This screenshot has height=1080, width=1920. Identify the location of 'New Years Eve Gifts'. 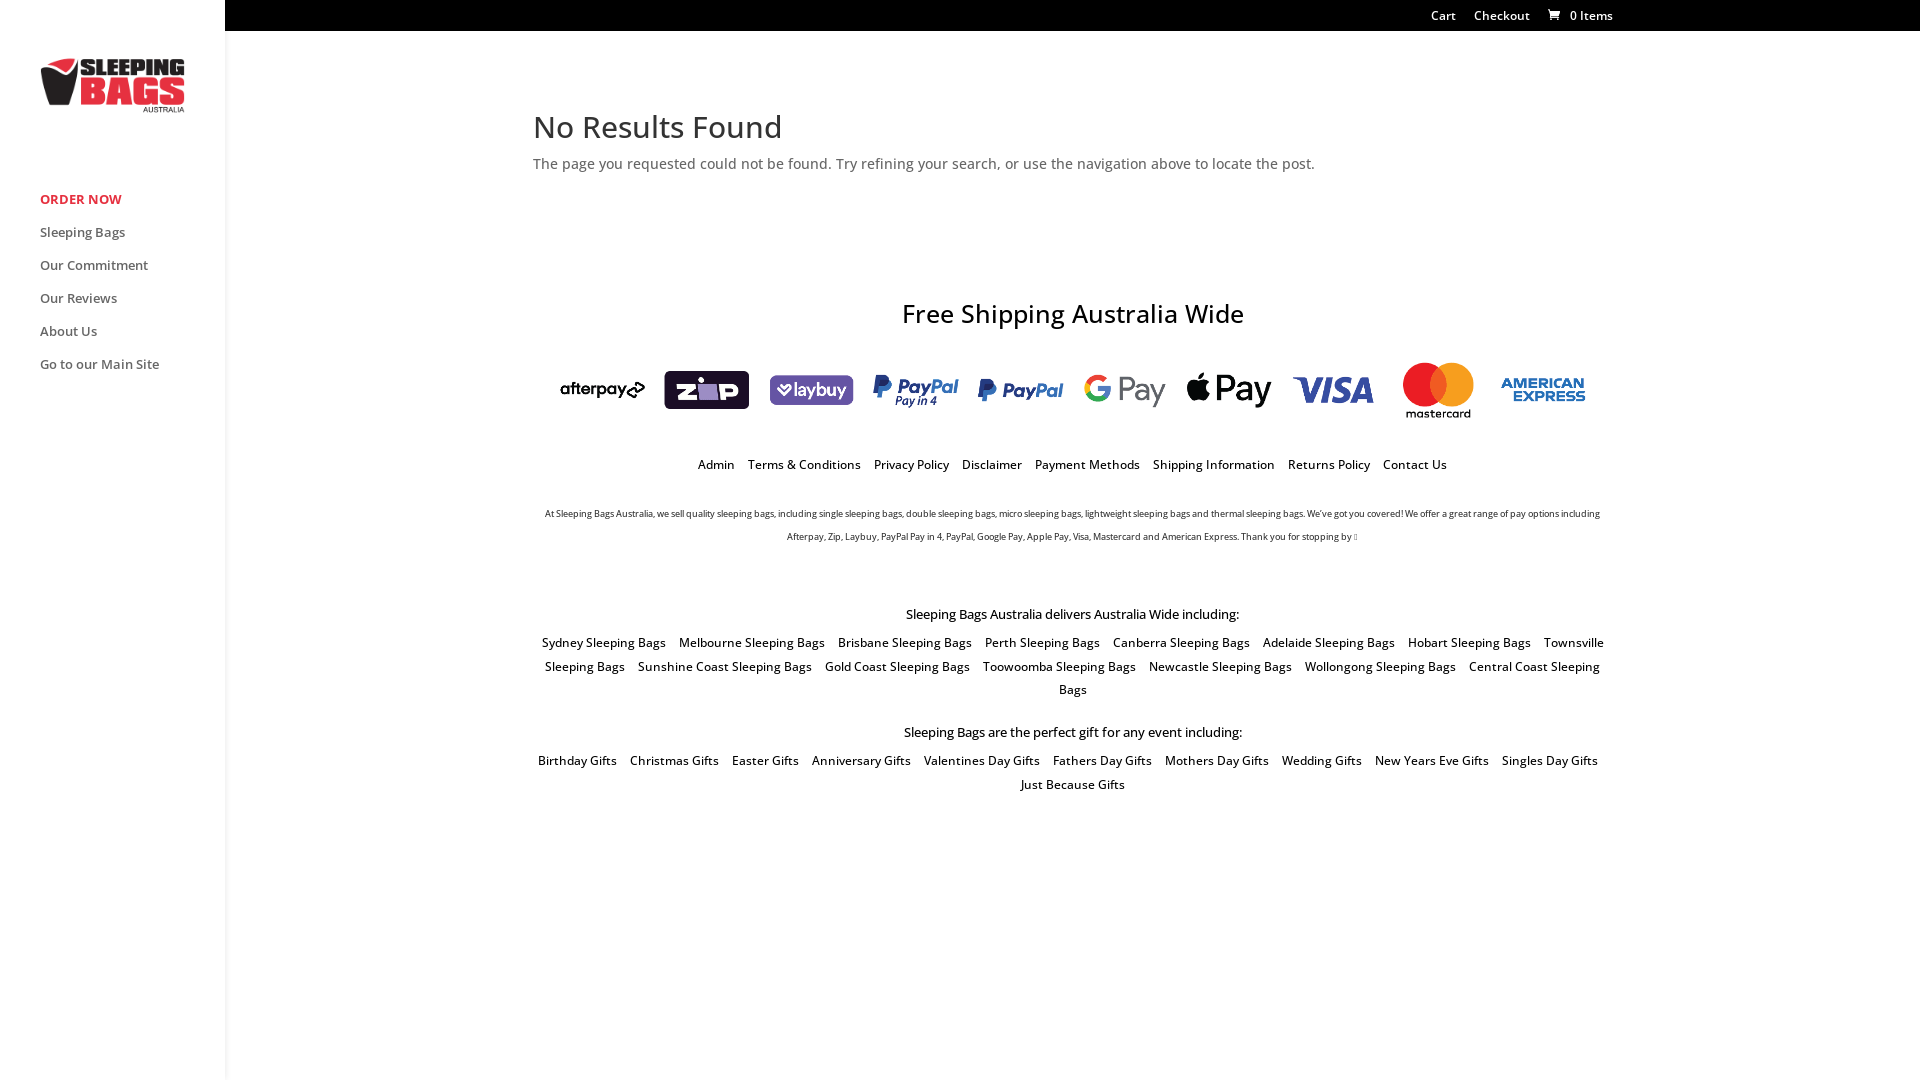
(1429, 760).